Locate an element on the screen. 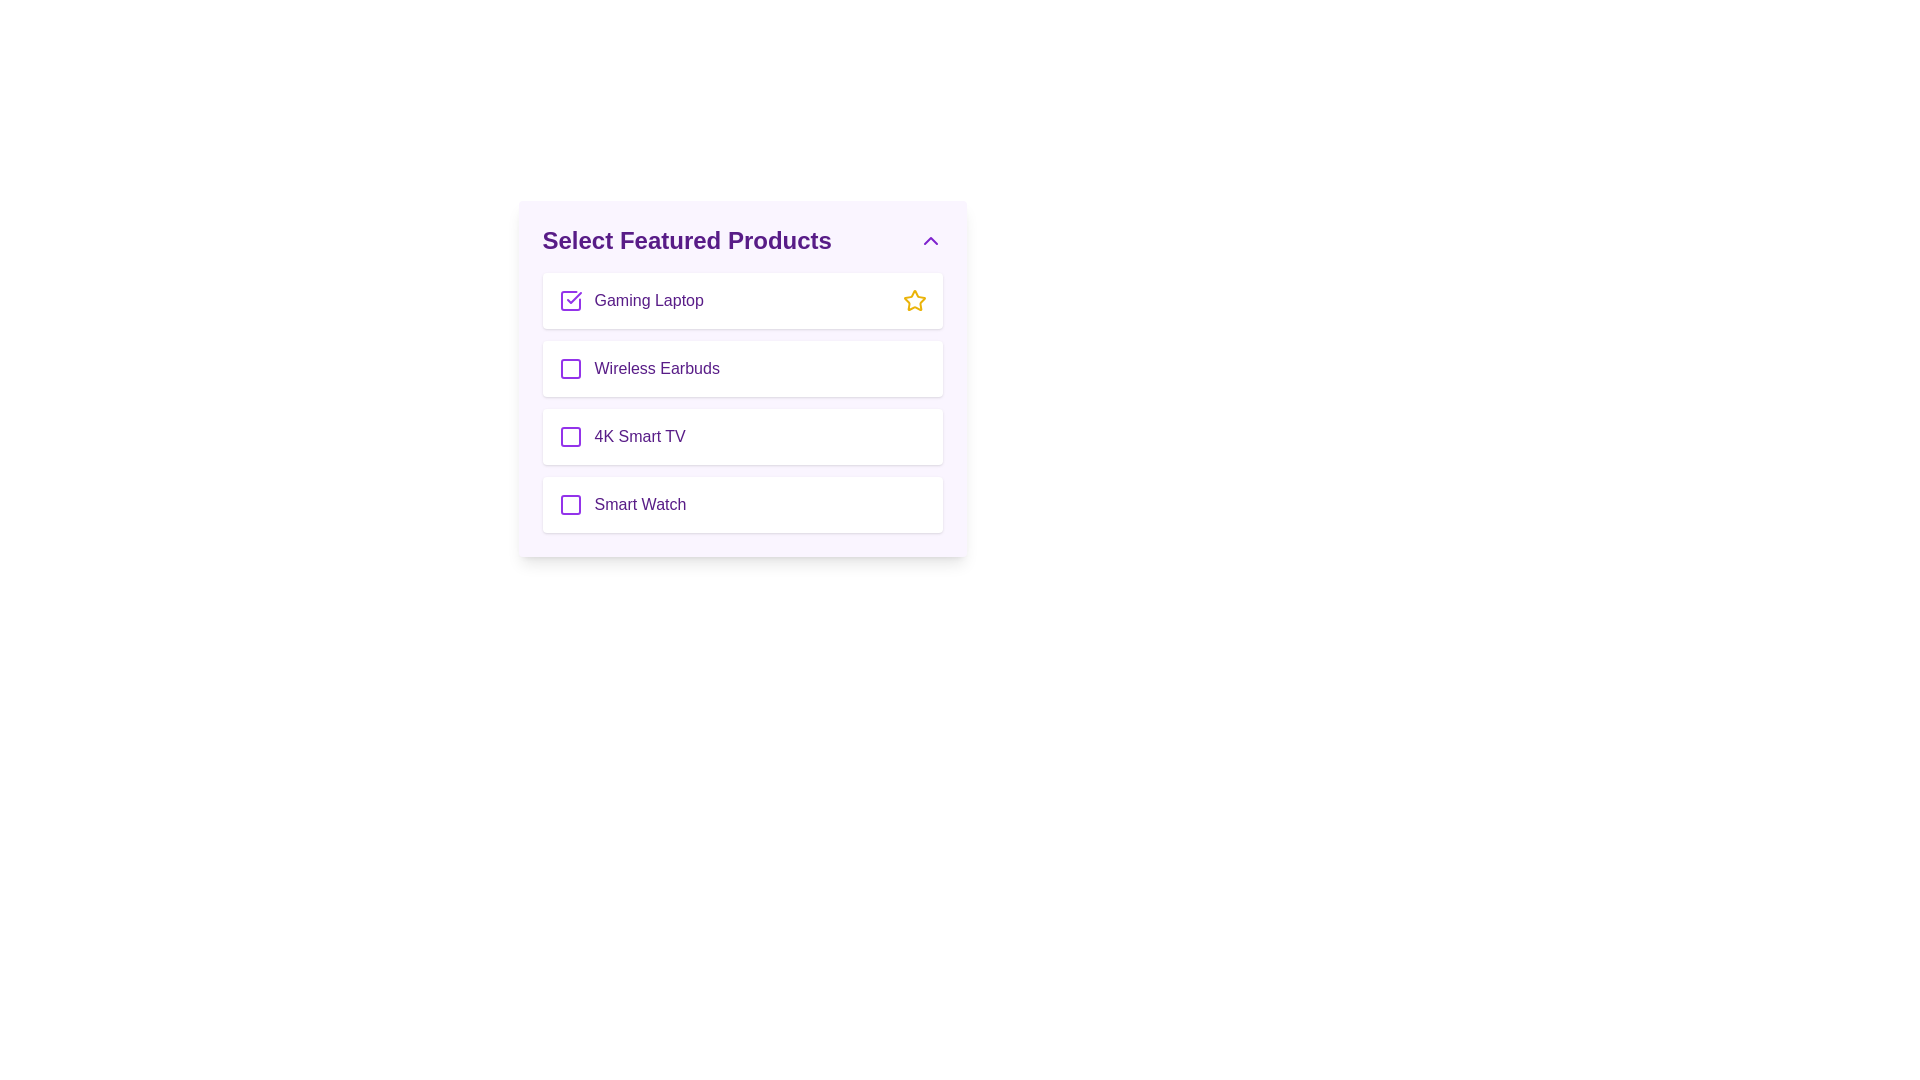 Image resolution: width=1920 pixels, height=1080 pixels. the purple checkbox representing the selectable box in the fourth position of the 'Select Featured Products' list is located at coordinates (569, 504).